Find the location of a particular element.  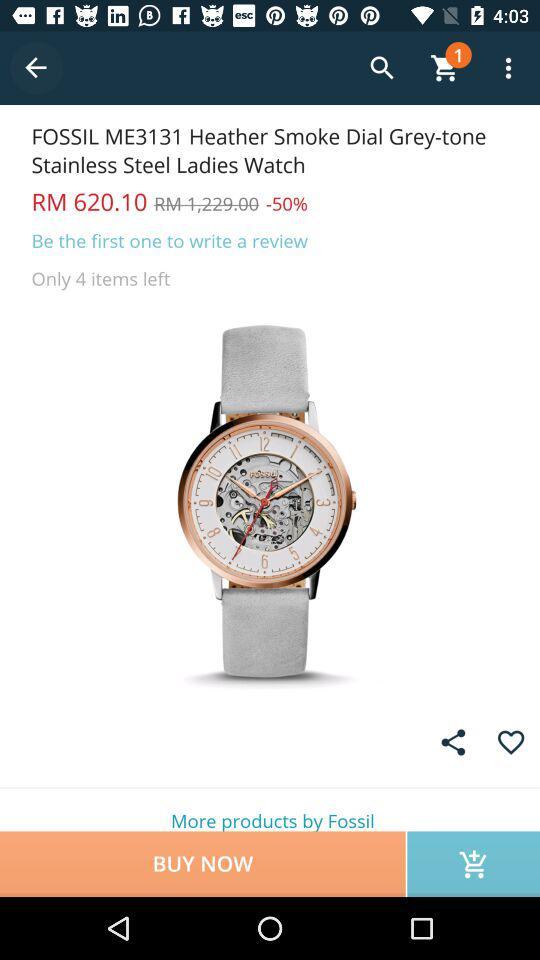

share with others link is located at coordinates (453, 741).